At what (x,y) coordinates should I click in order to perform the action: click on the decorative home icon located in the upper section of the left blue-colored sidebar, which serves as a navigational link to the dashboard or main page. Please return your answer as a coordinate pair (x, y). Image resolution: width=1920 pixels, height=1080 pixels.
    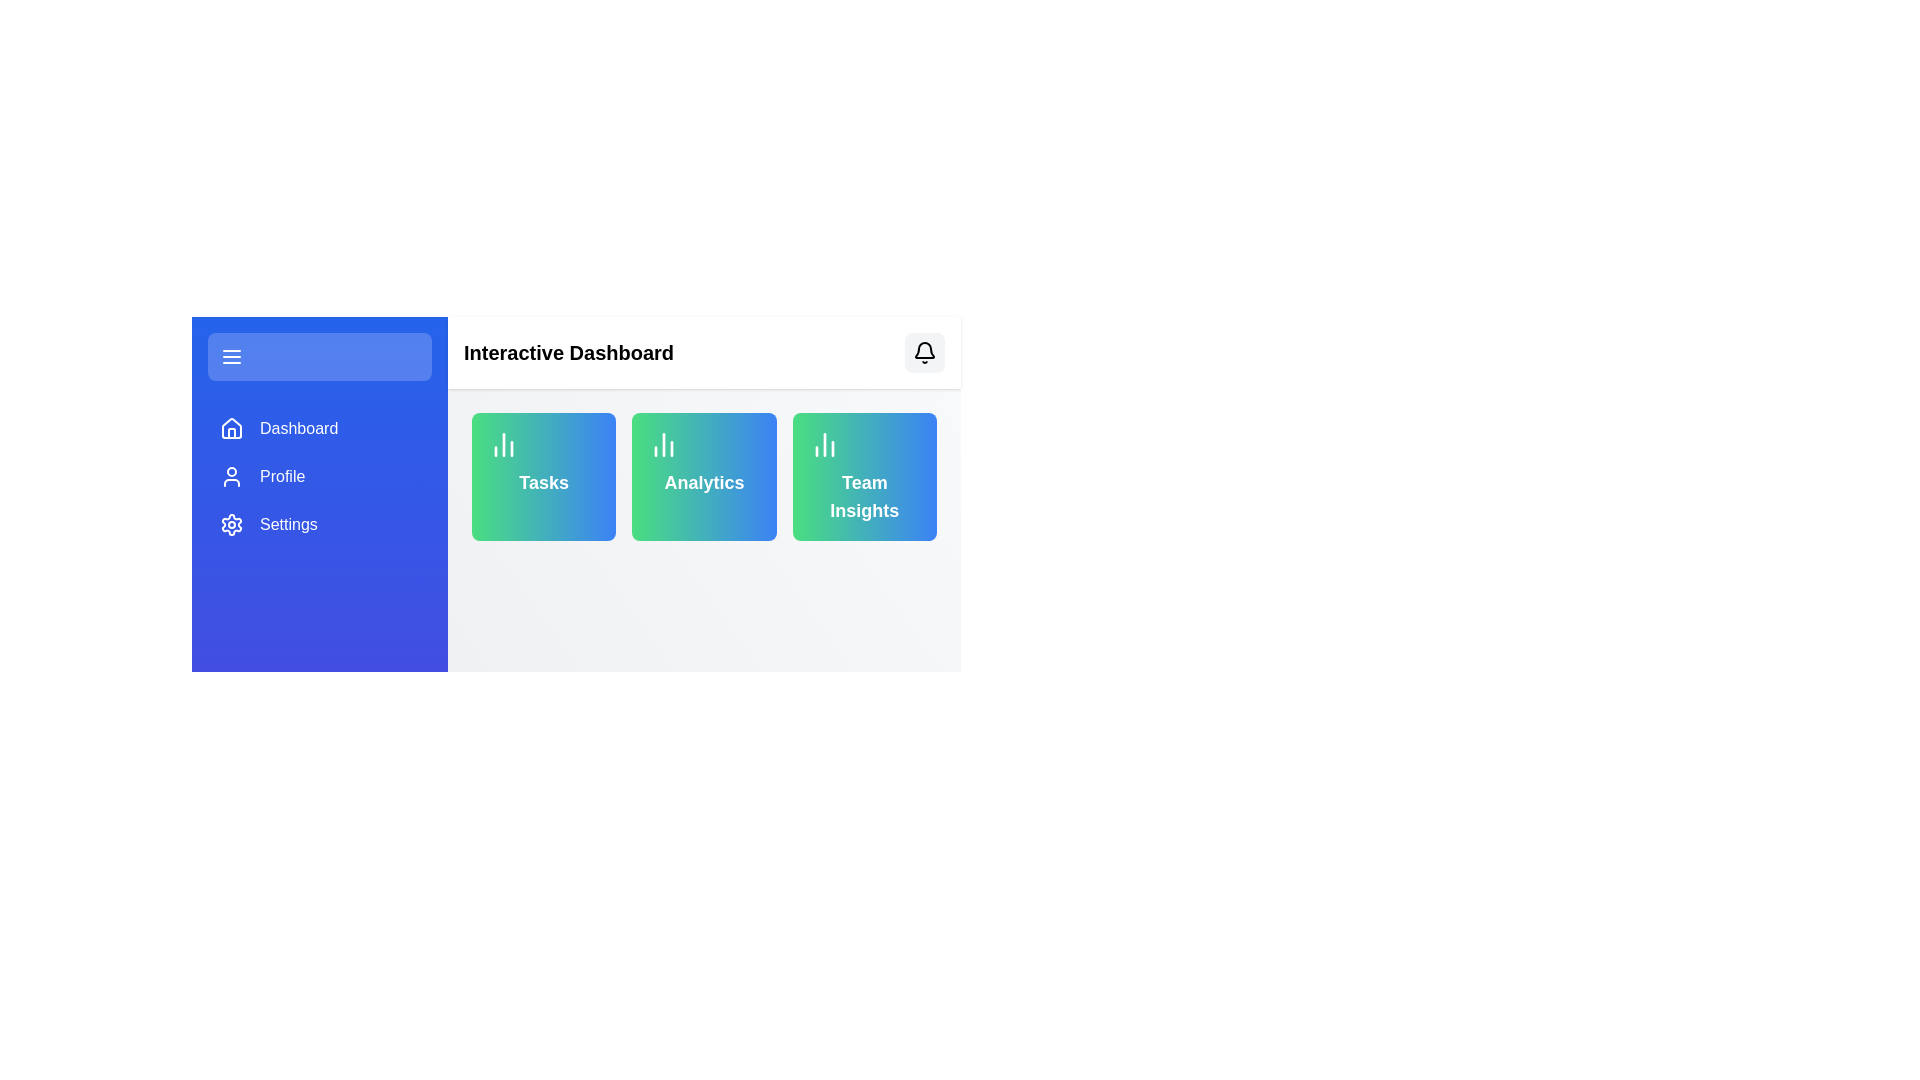
    Looking at the image, I should click on (231, 431).